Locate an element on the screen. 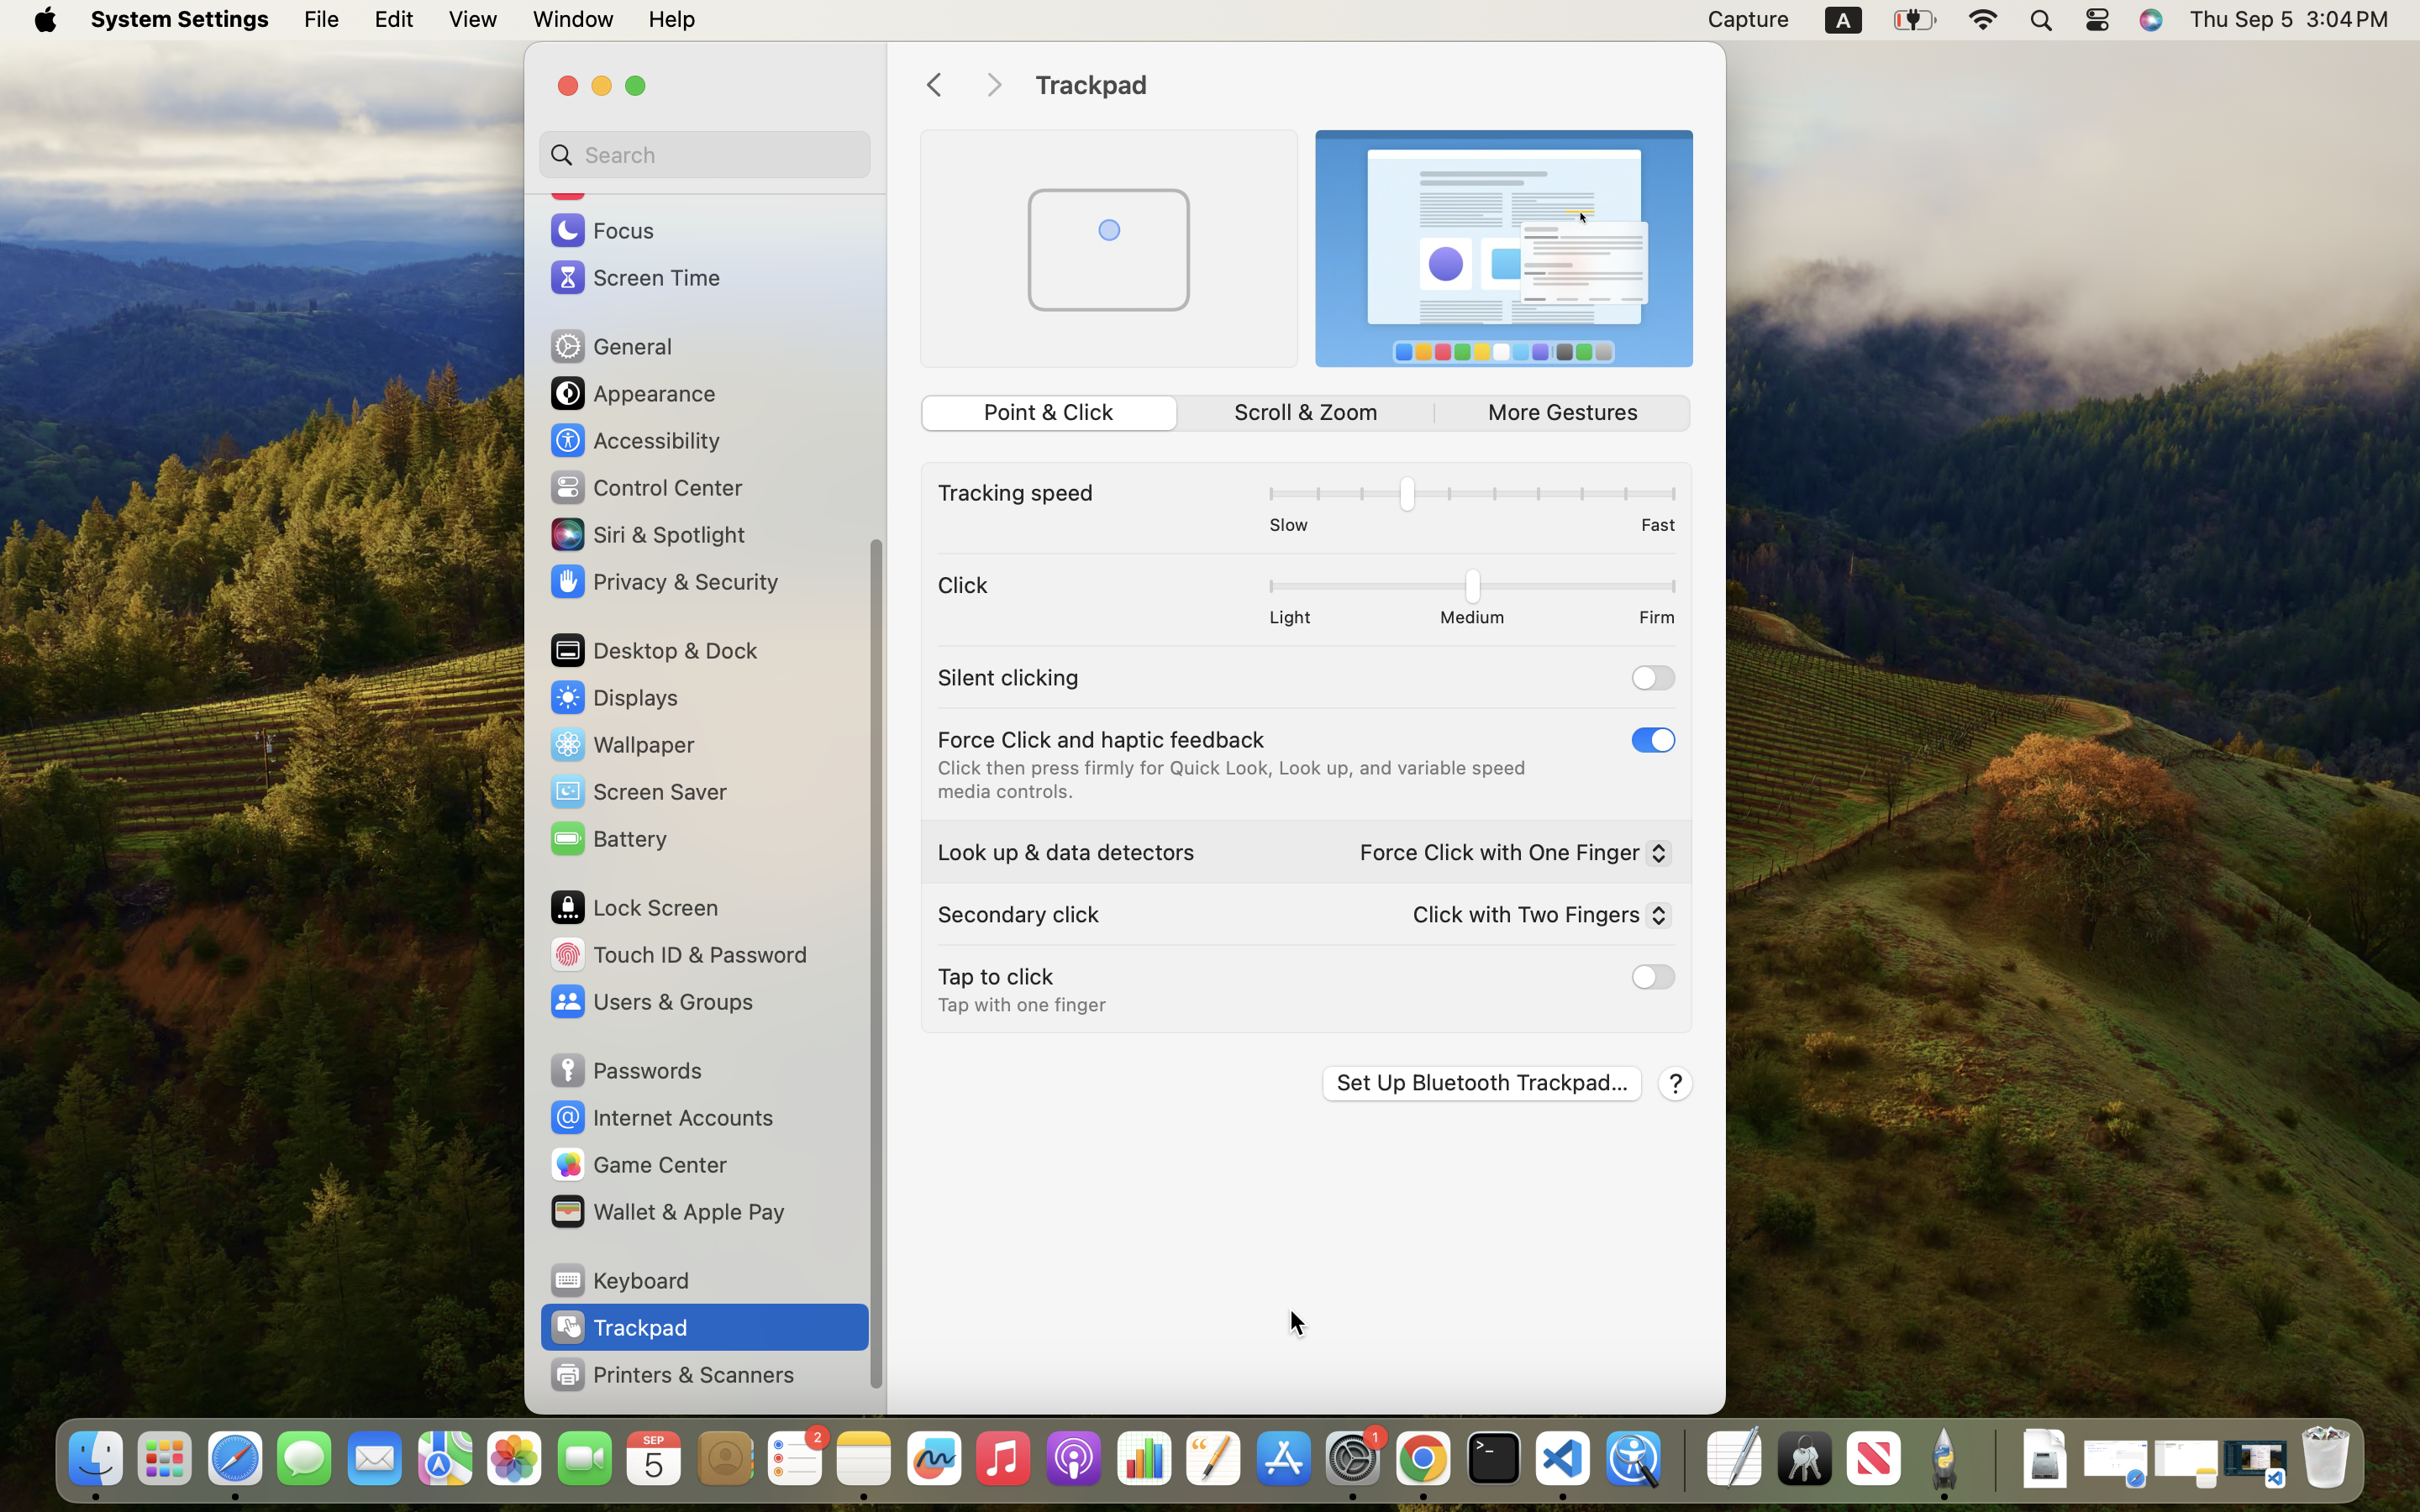 The height and width of the screenshot is (1512, 2420). 'Focus' is located at coordinates (600, 229).